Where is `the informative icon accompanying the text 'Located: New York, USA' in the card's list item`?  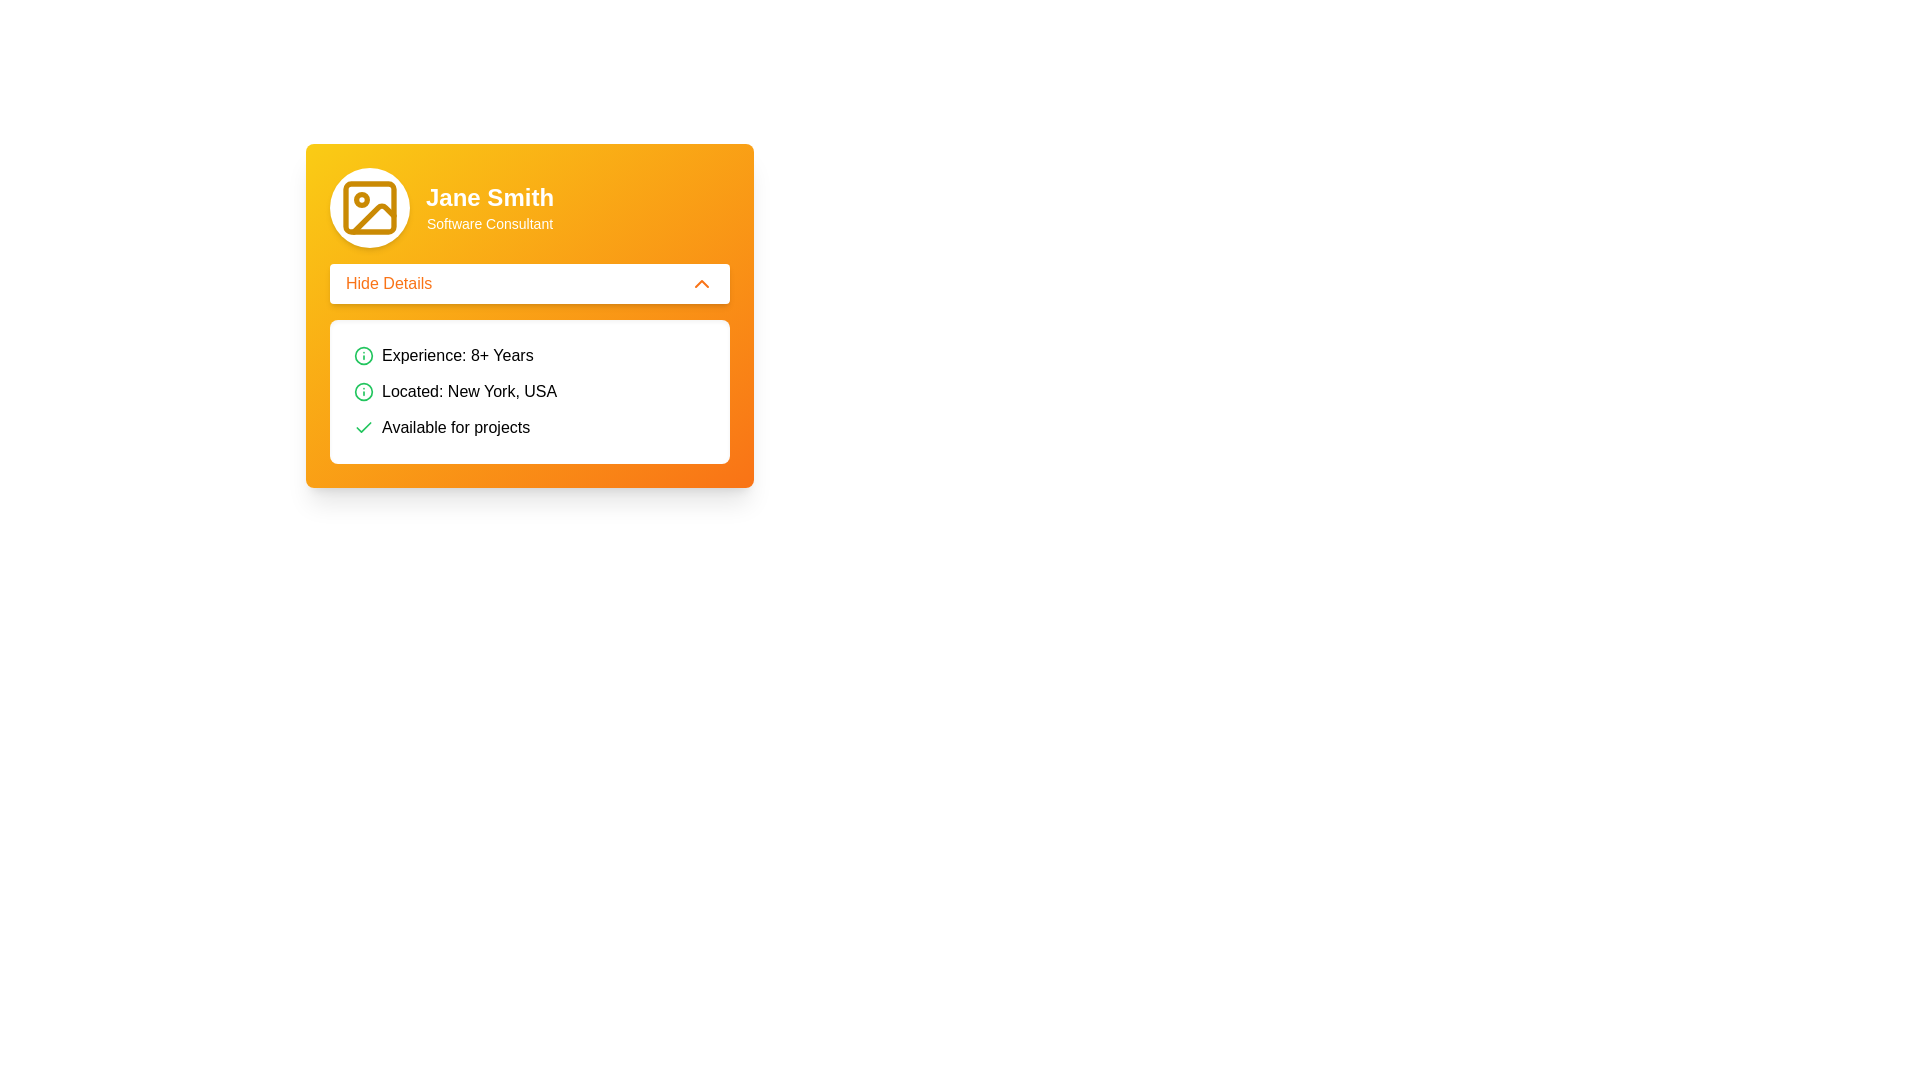
the informative icon accompanying the text 'Located: New York, USA' in the card's list item is located at coordinates (364, 392).